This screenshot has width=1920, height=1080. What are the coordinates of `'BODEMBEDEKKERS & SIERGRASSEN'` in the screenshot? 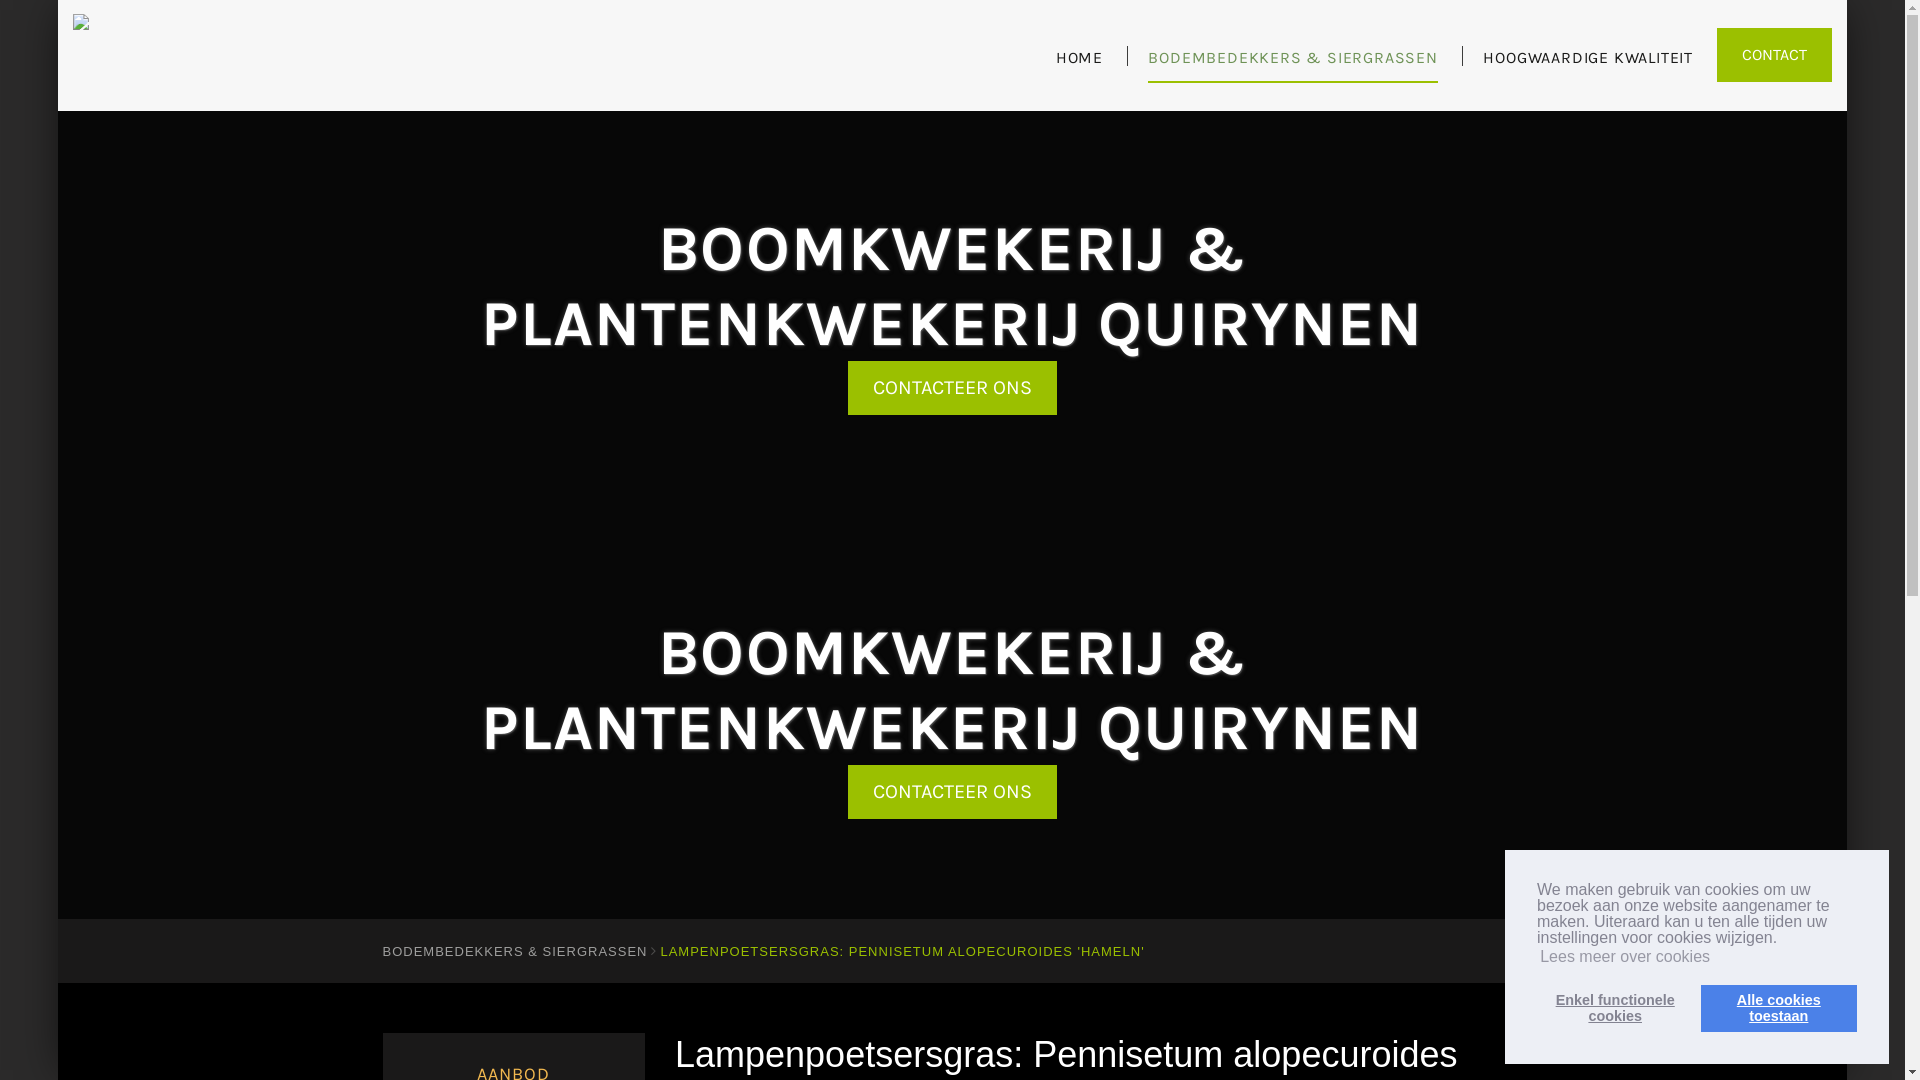 It's located at (1292, 64).